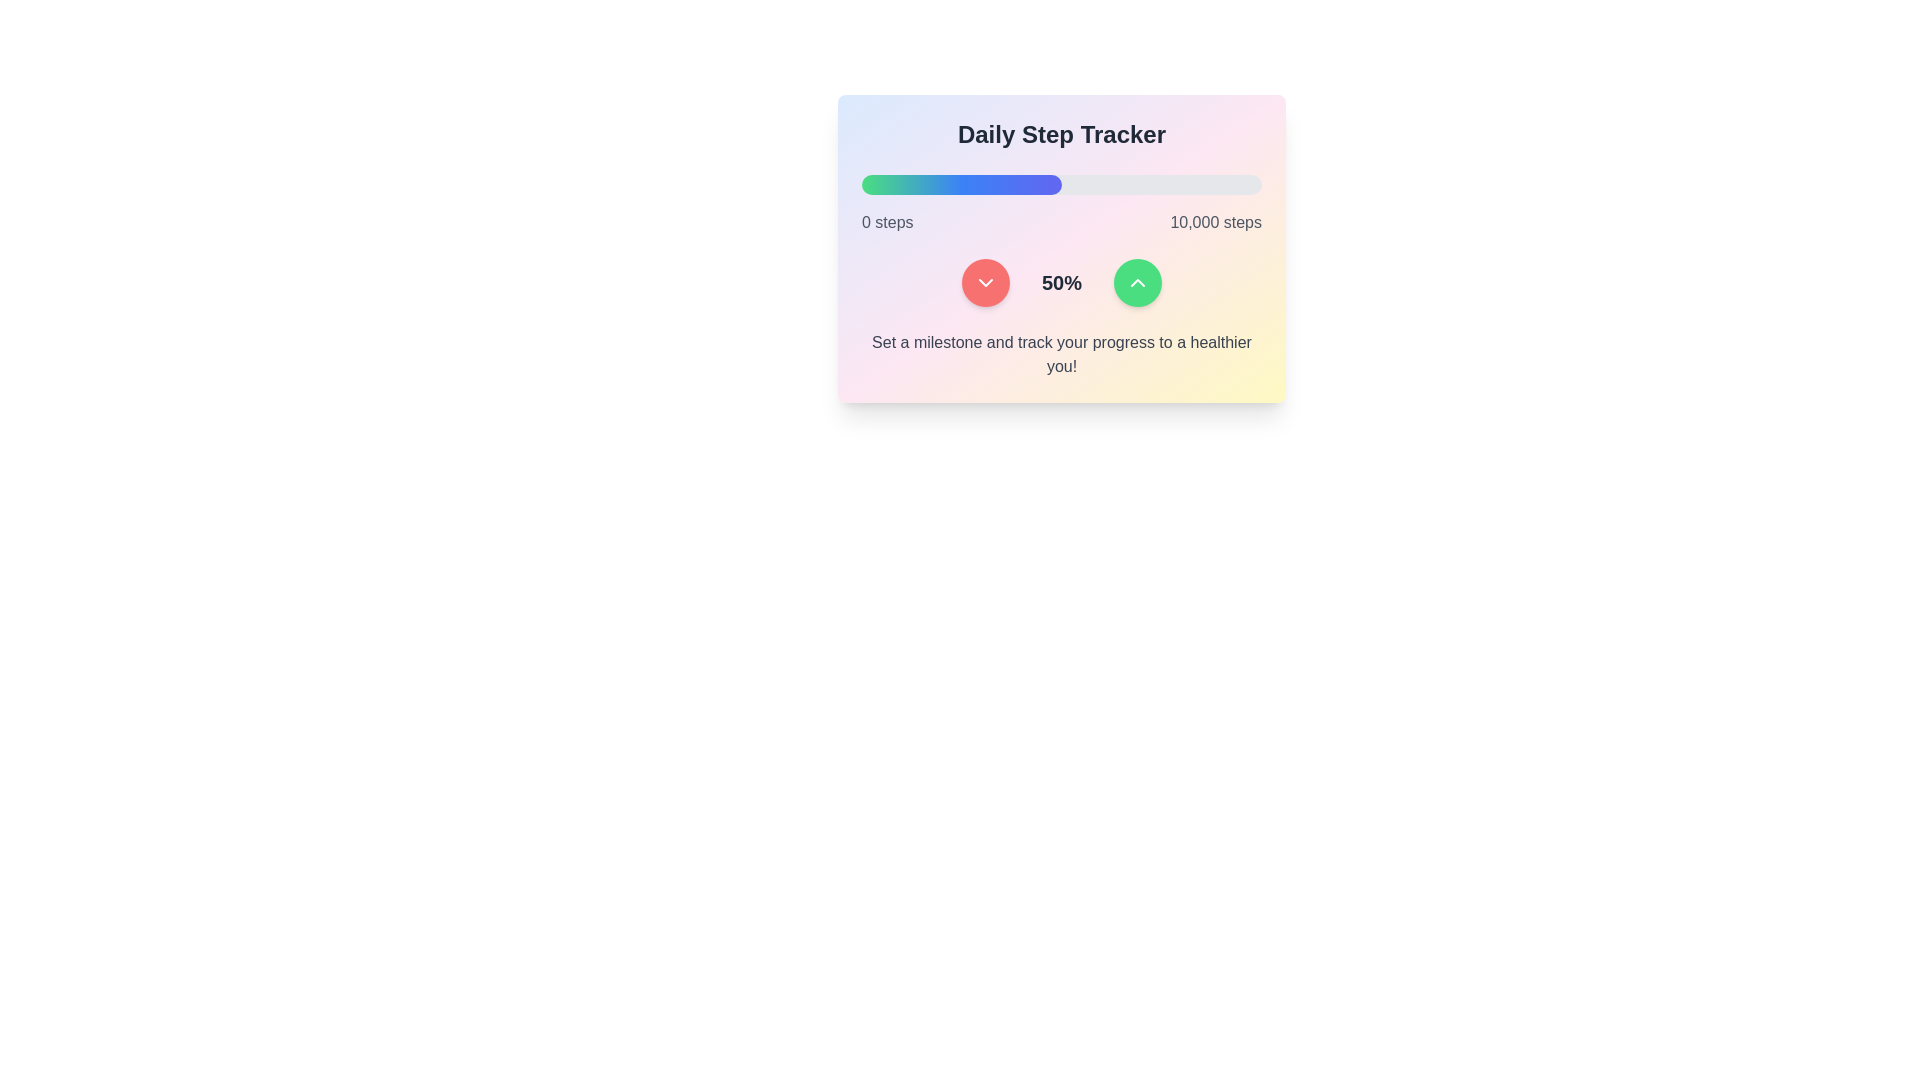 This screenshot has height=1080, width=1920. What do you see at coordinates (1215, 223) in the screenshot?
I see `the text label displaying '10,000 steps', which is part of a progress-tracking dashboard and positioned to the right of the progress bar` at bounding box center [1215, 223].